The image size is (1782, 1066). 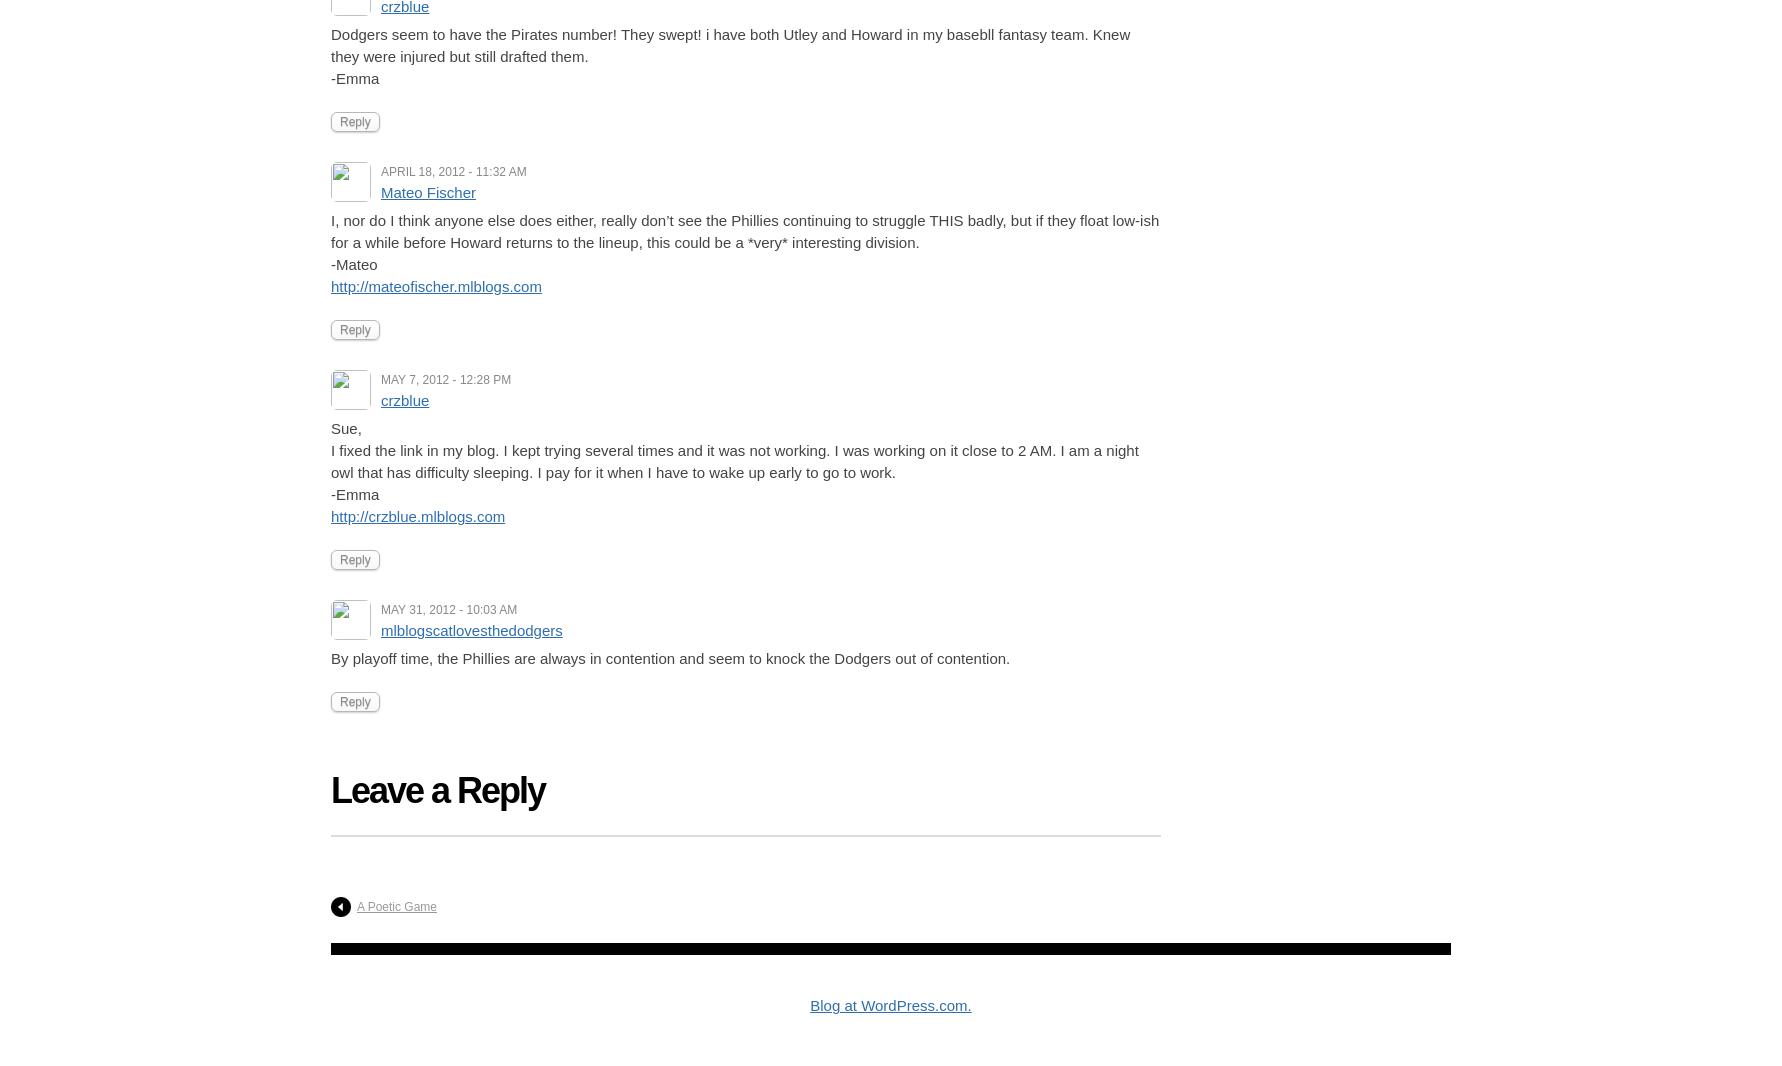 I want to click on 'Dodgers seem to have the Pirates number!  They swept!  i have both Utley and Howard in my basebll fantasy team.  Knew they were injured but still drafted them.', so click(x=730, y=44).